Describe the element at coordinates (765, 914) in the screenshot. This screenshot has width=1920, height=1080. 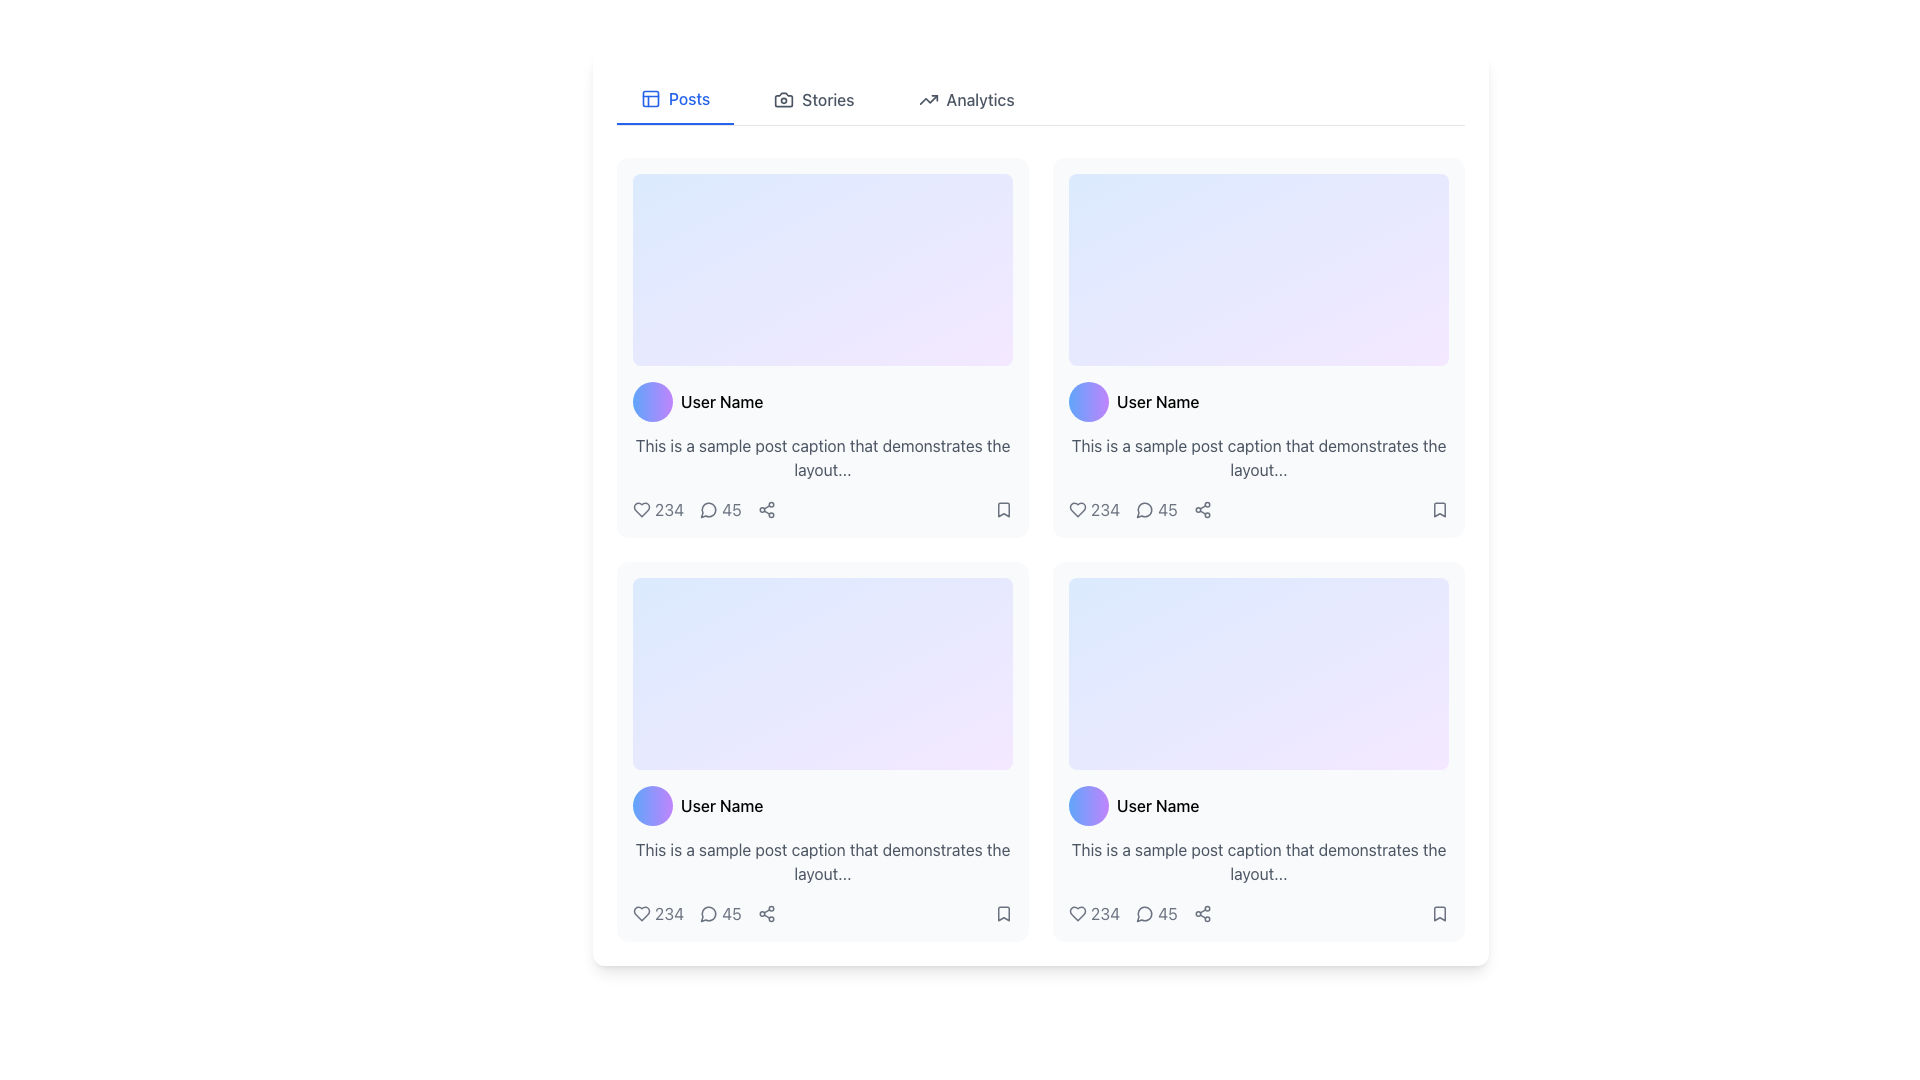
I see `the share button, which is the third icon in the row of interaction options below a post` at that location.